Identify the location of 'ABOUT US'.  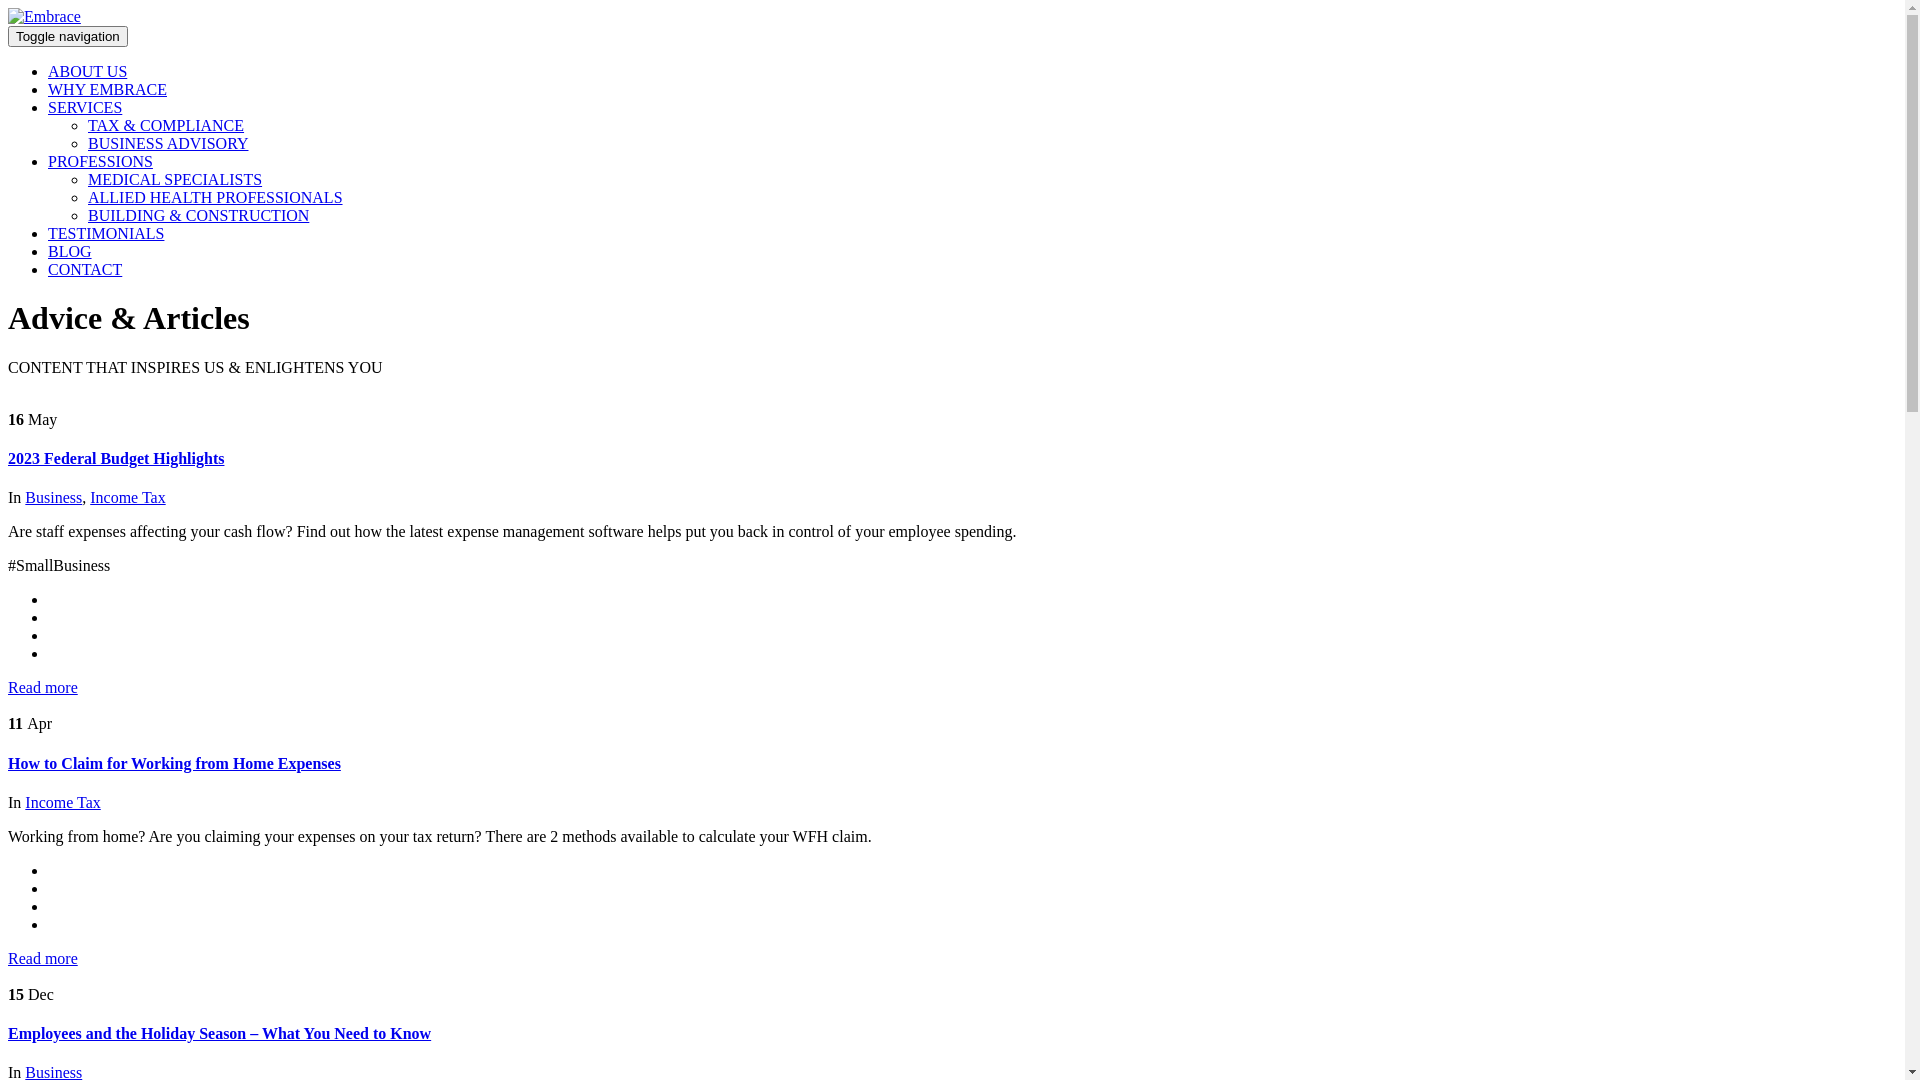
(86, 70).